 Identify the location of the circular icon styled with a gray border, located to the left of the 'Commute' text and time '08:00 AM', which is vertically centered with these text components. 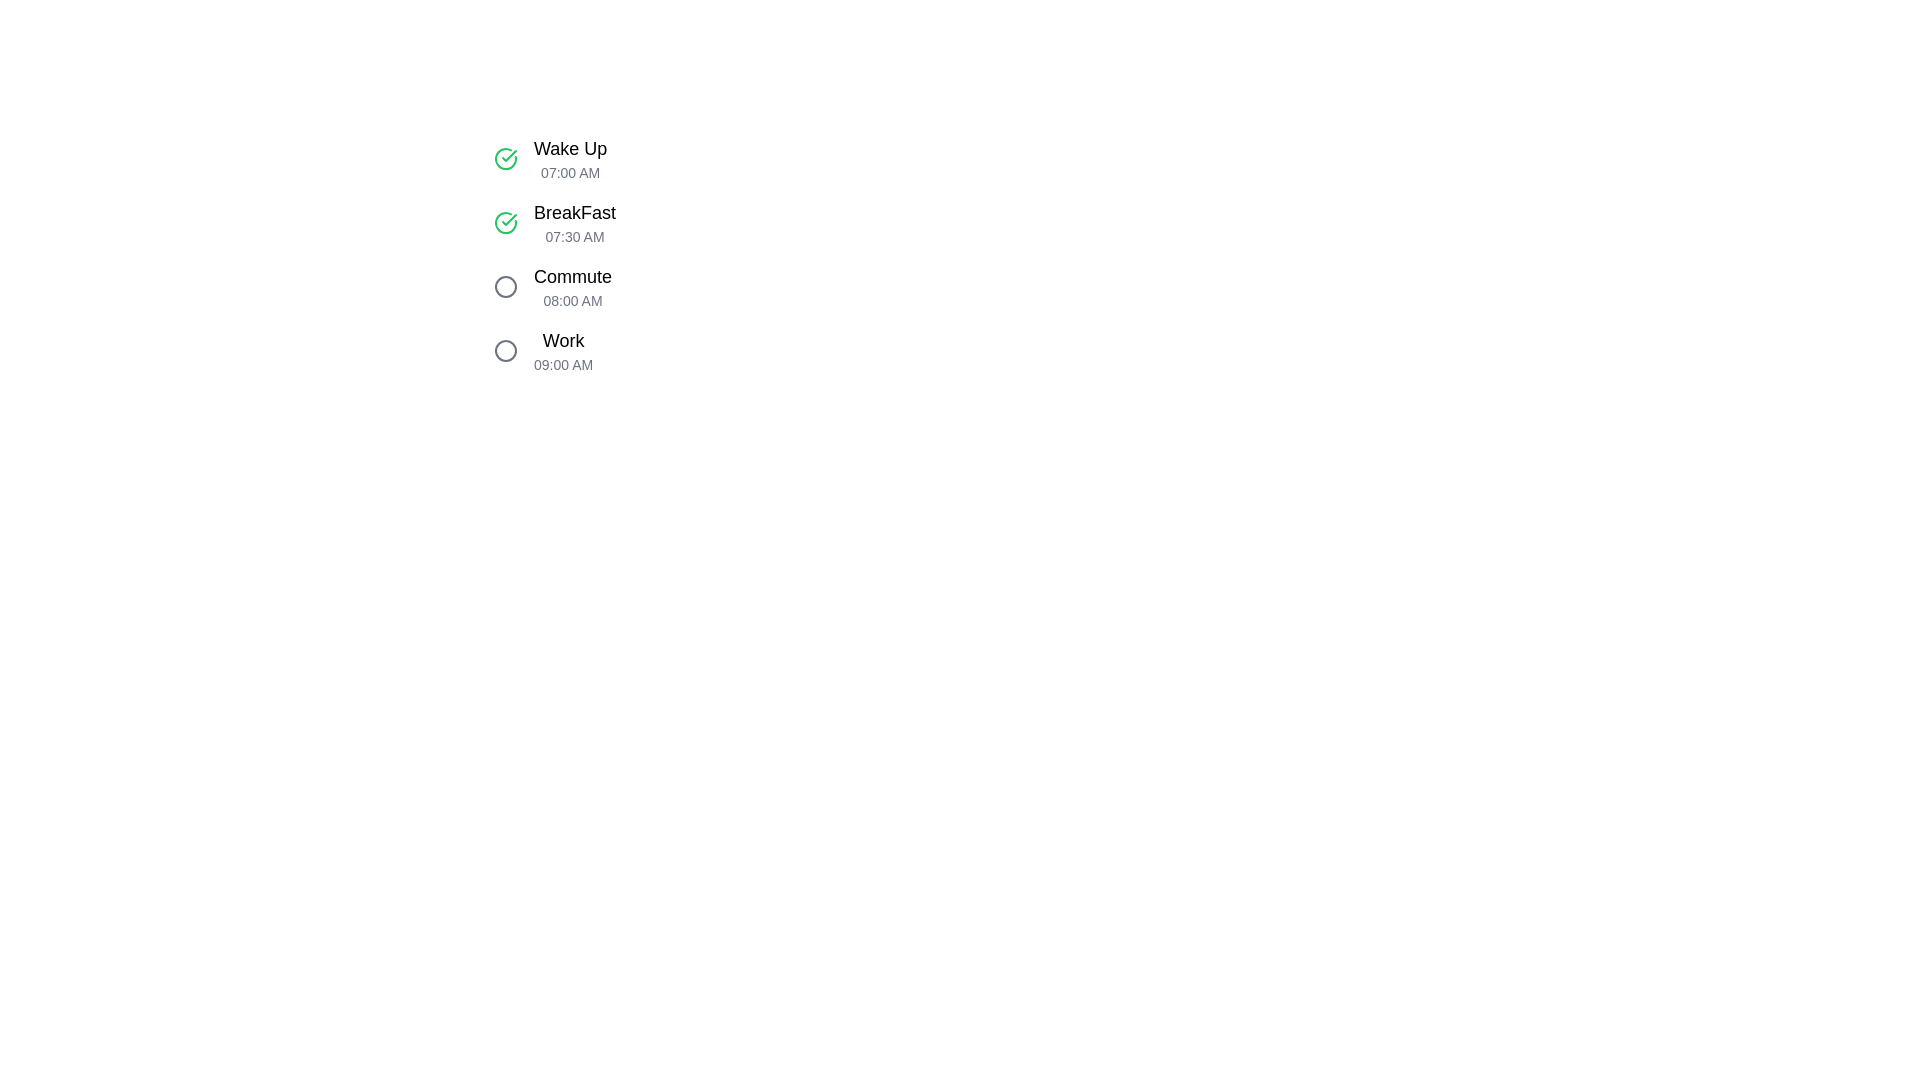
(505, 286).